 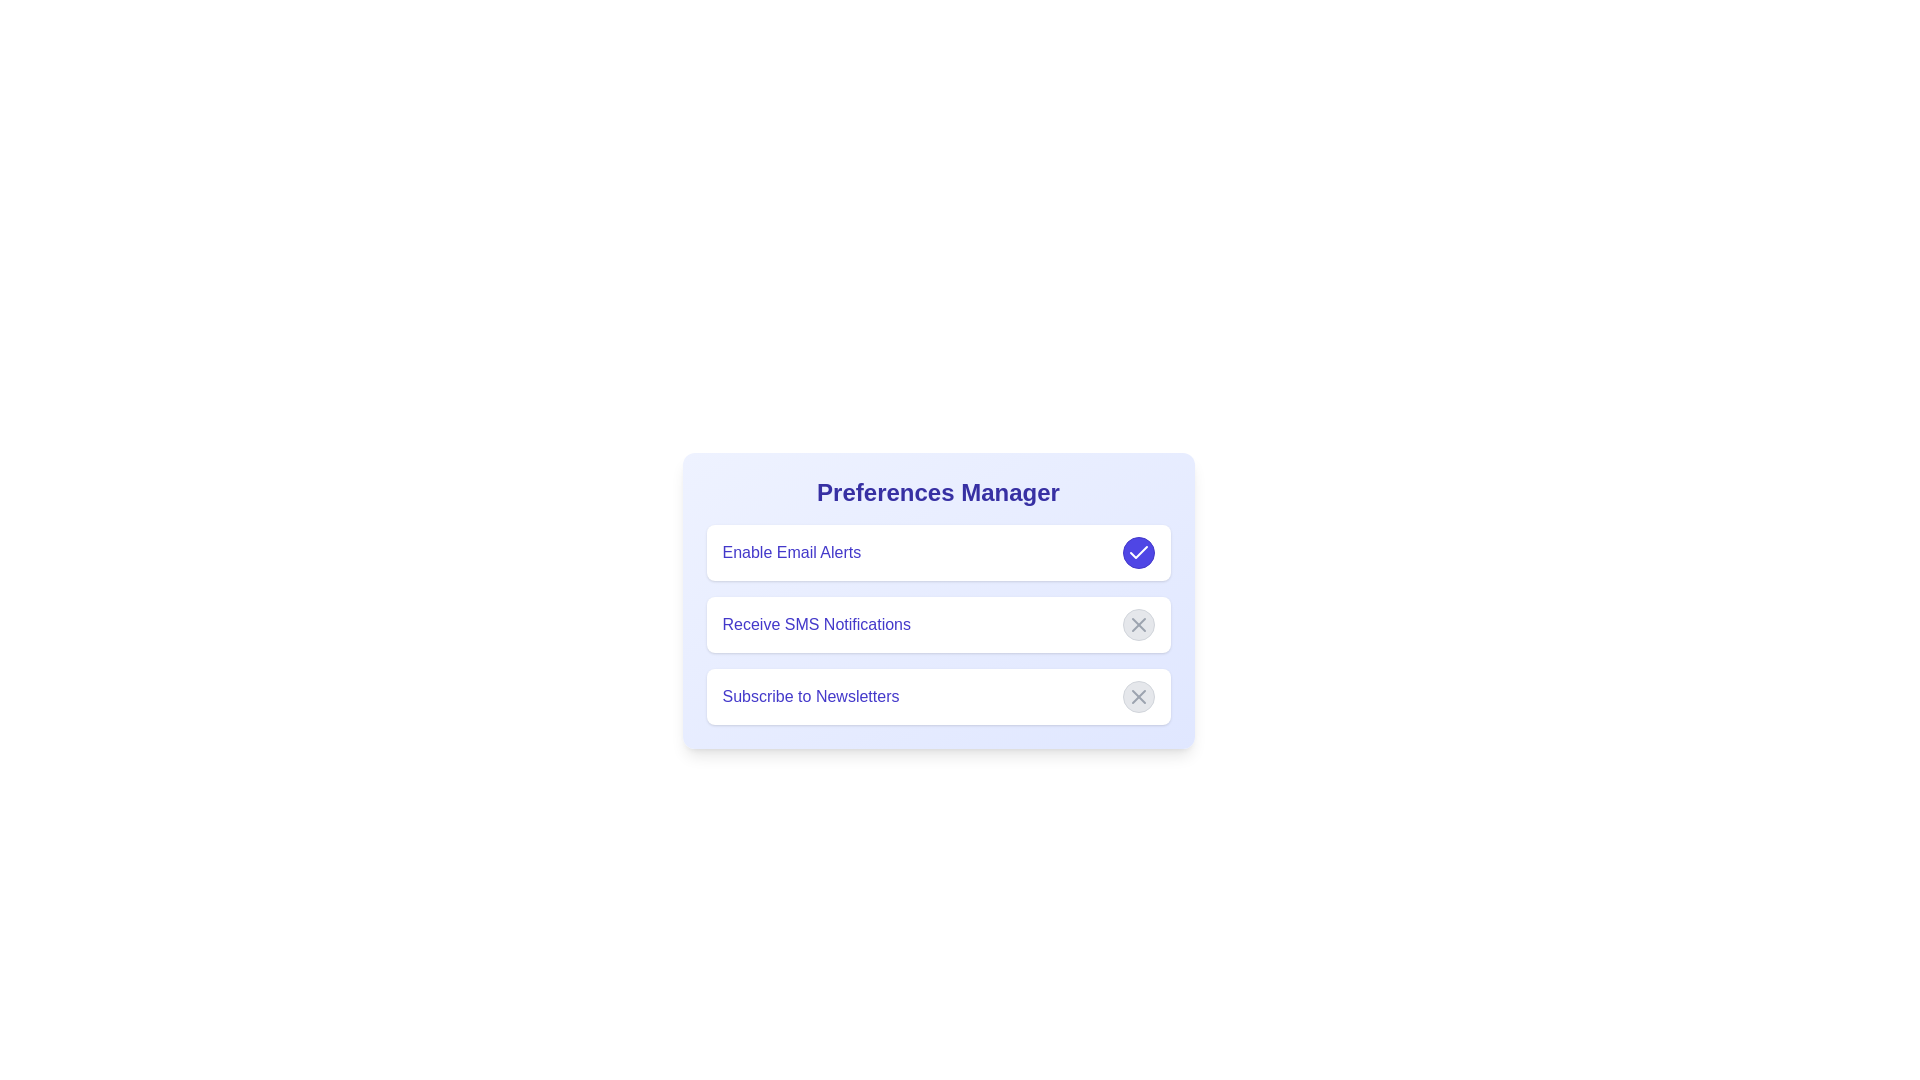 I want to click on the text label that describes email alerts, which is located to the left of a circular button with a checkmark in the preference management module, so click(x=790, y=552).